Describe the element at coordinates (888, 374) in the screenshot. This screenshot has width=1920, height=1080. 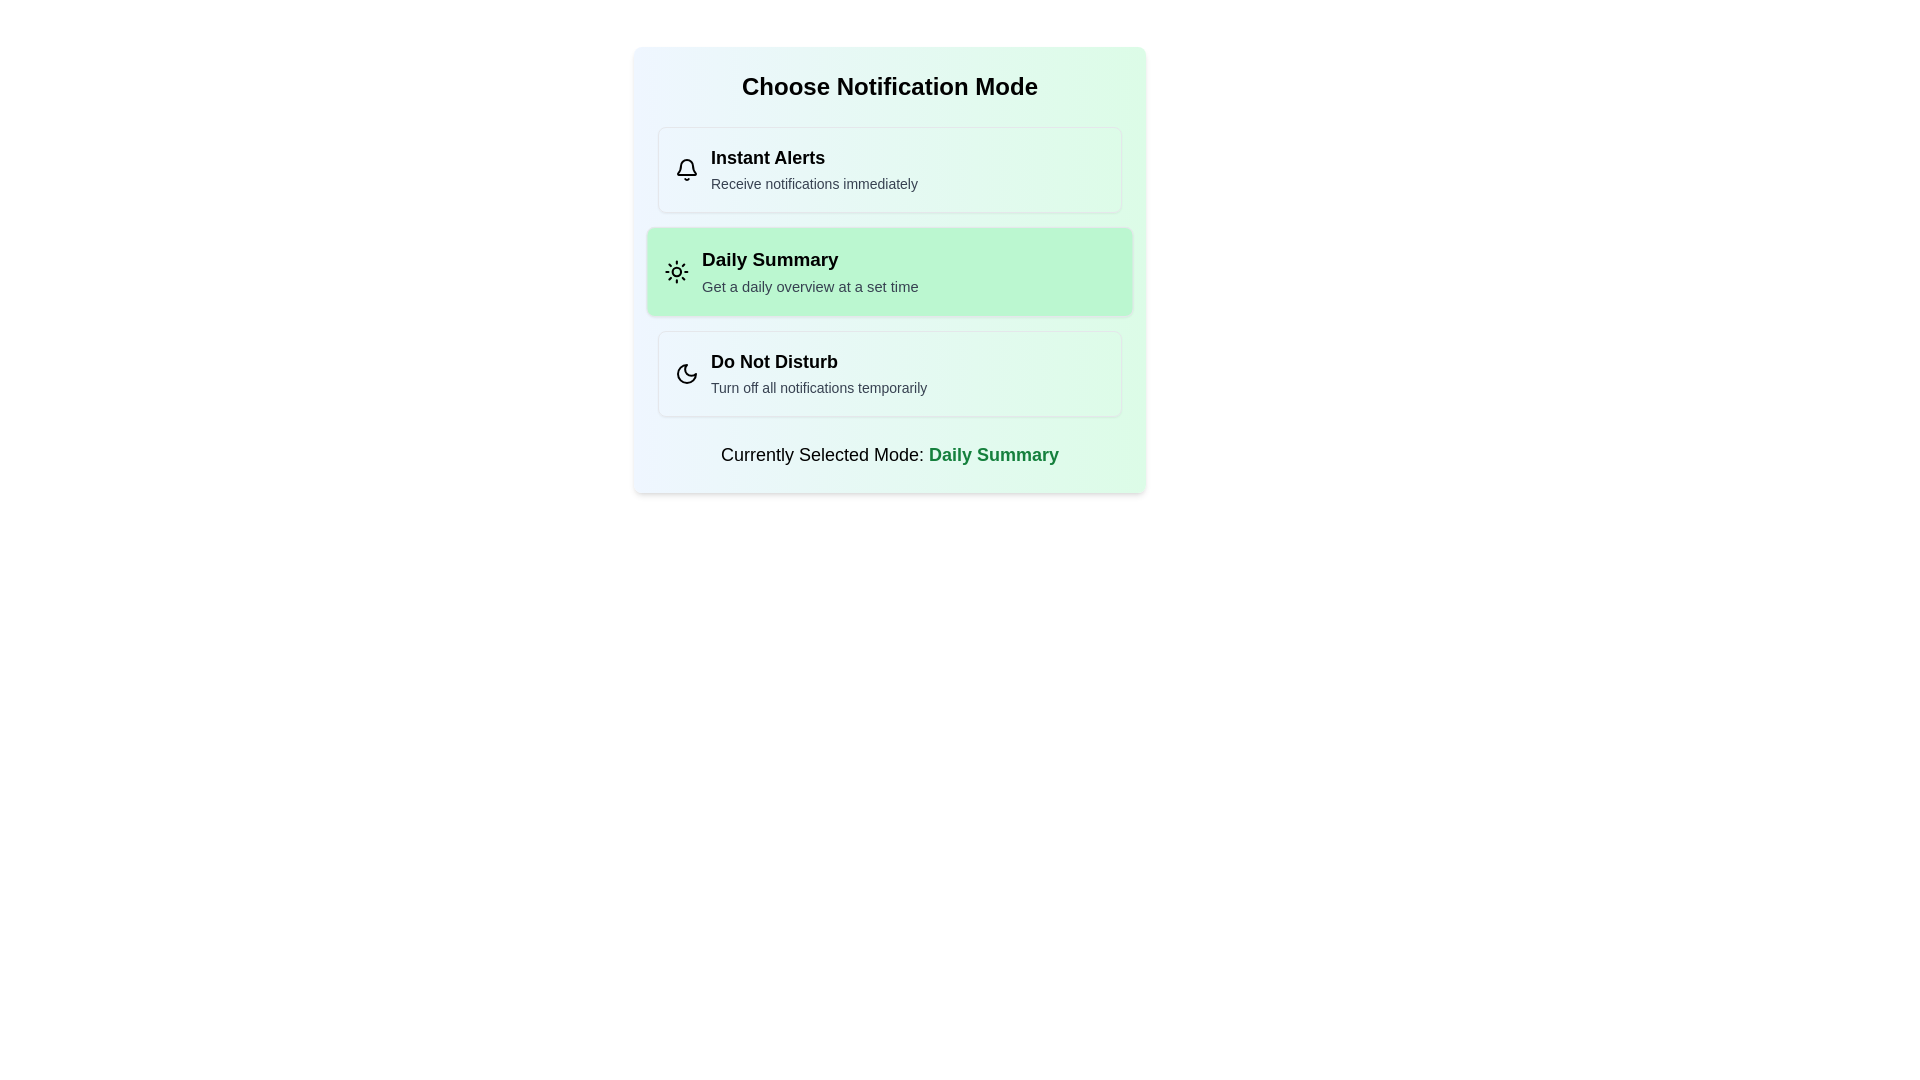
I see `the 'Do Not Disturb' selectable option button` at that location.